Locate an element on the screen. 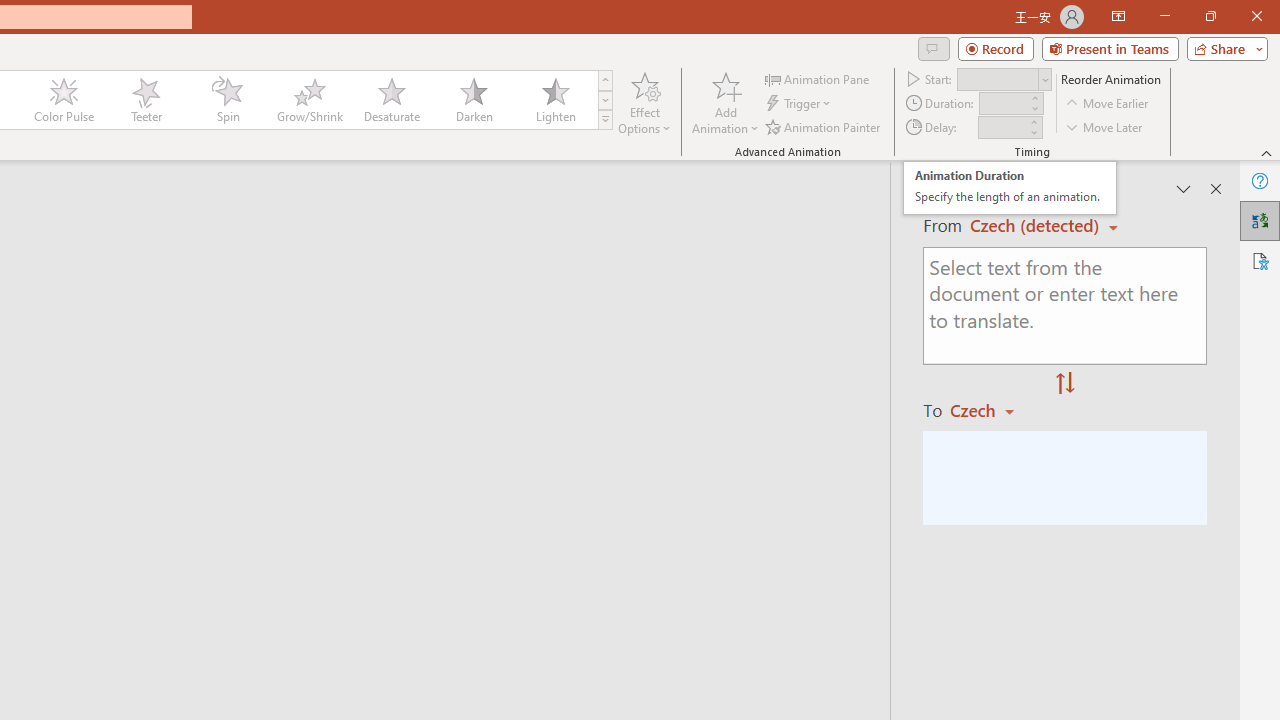 This screenshot has width=1280, height=720. 'Animation Delay' is located at coordinates (1002, 127).